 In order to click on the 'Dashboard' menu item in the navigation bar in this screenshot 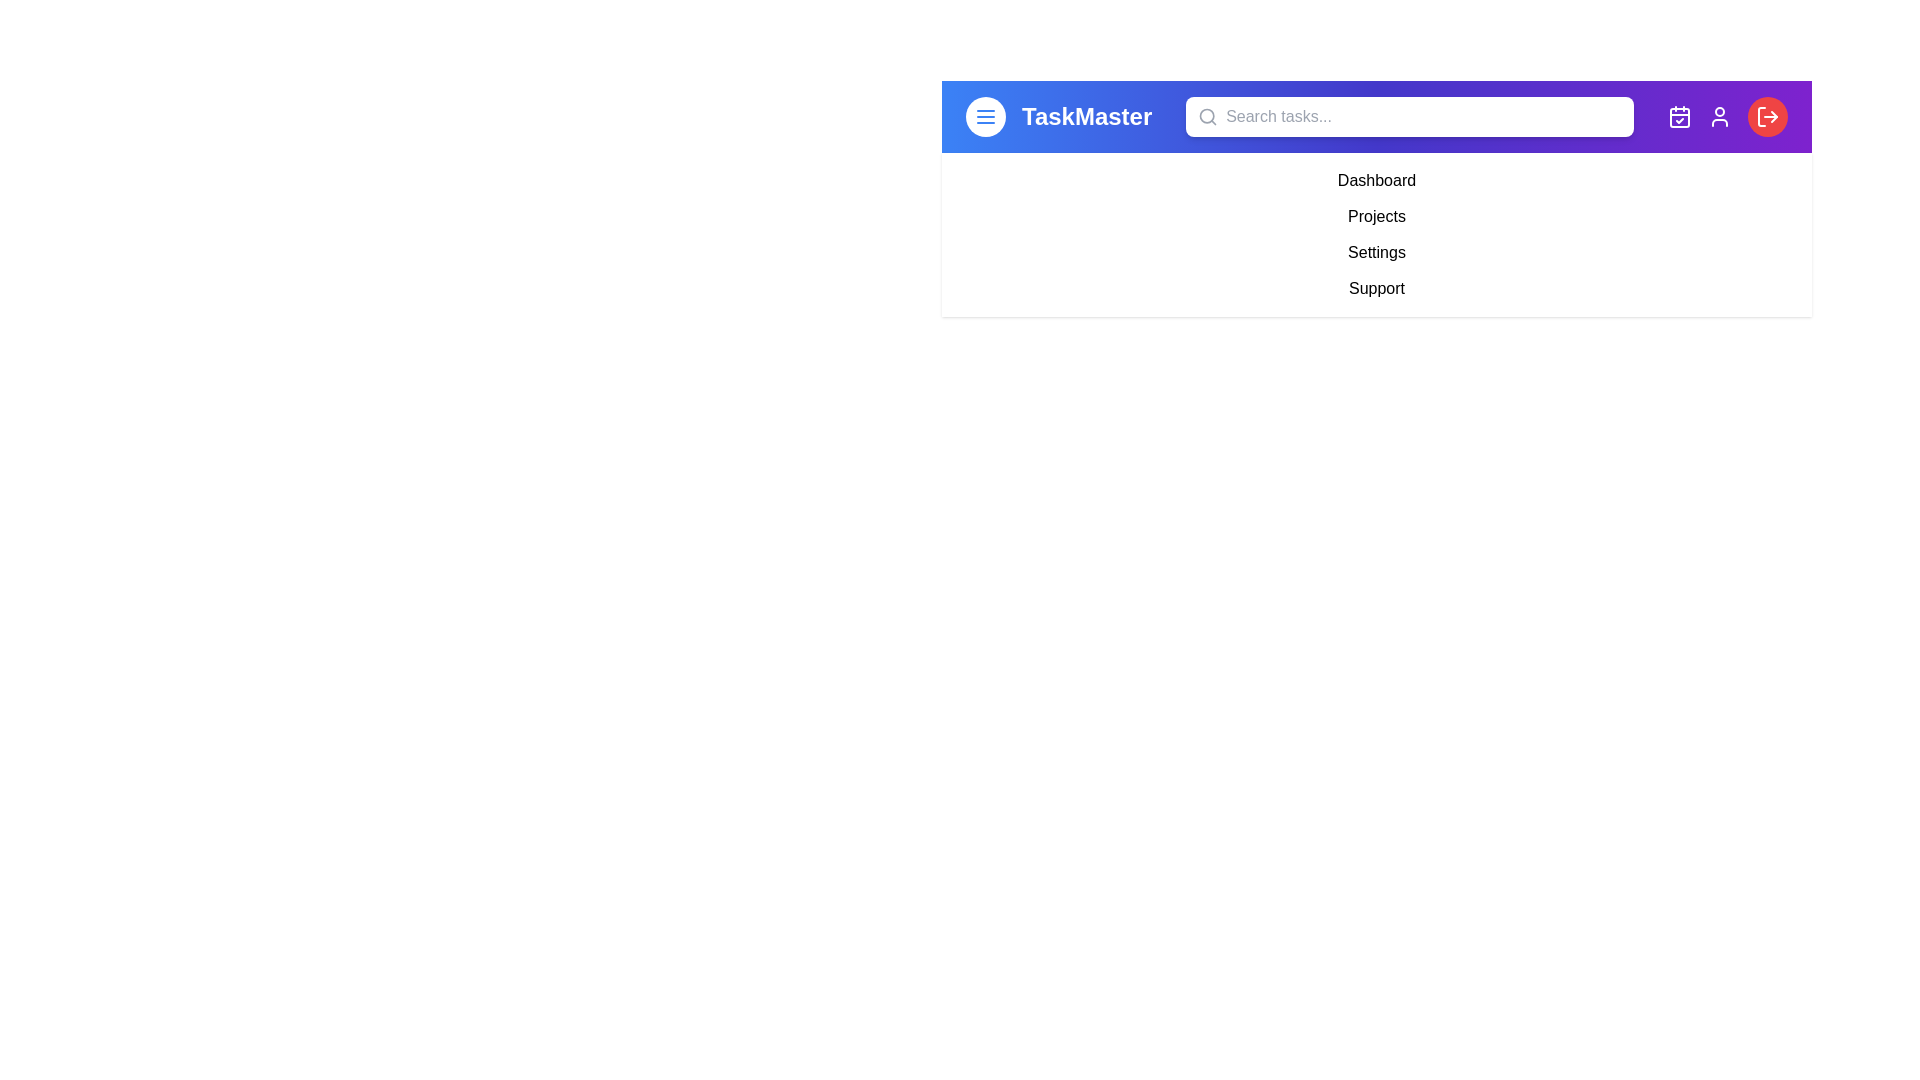, I will do `click(1376, 181)`.